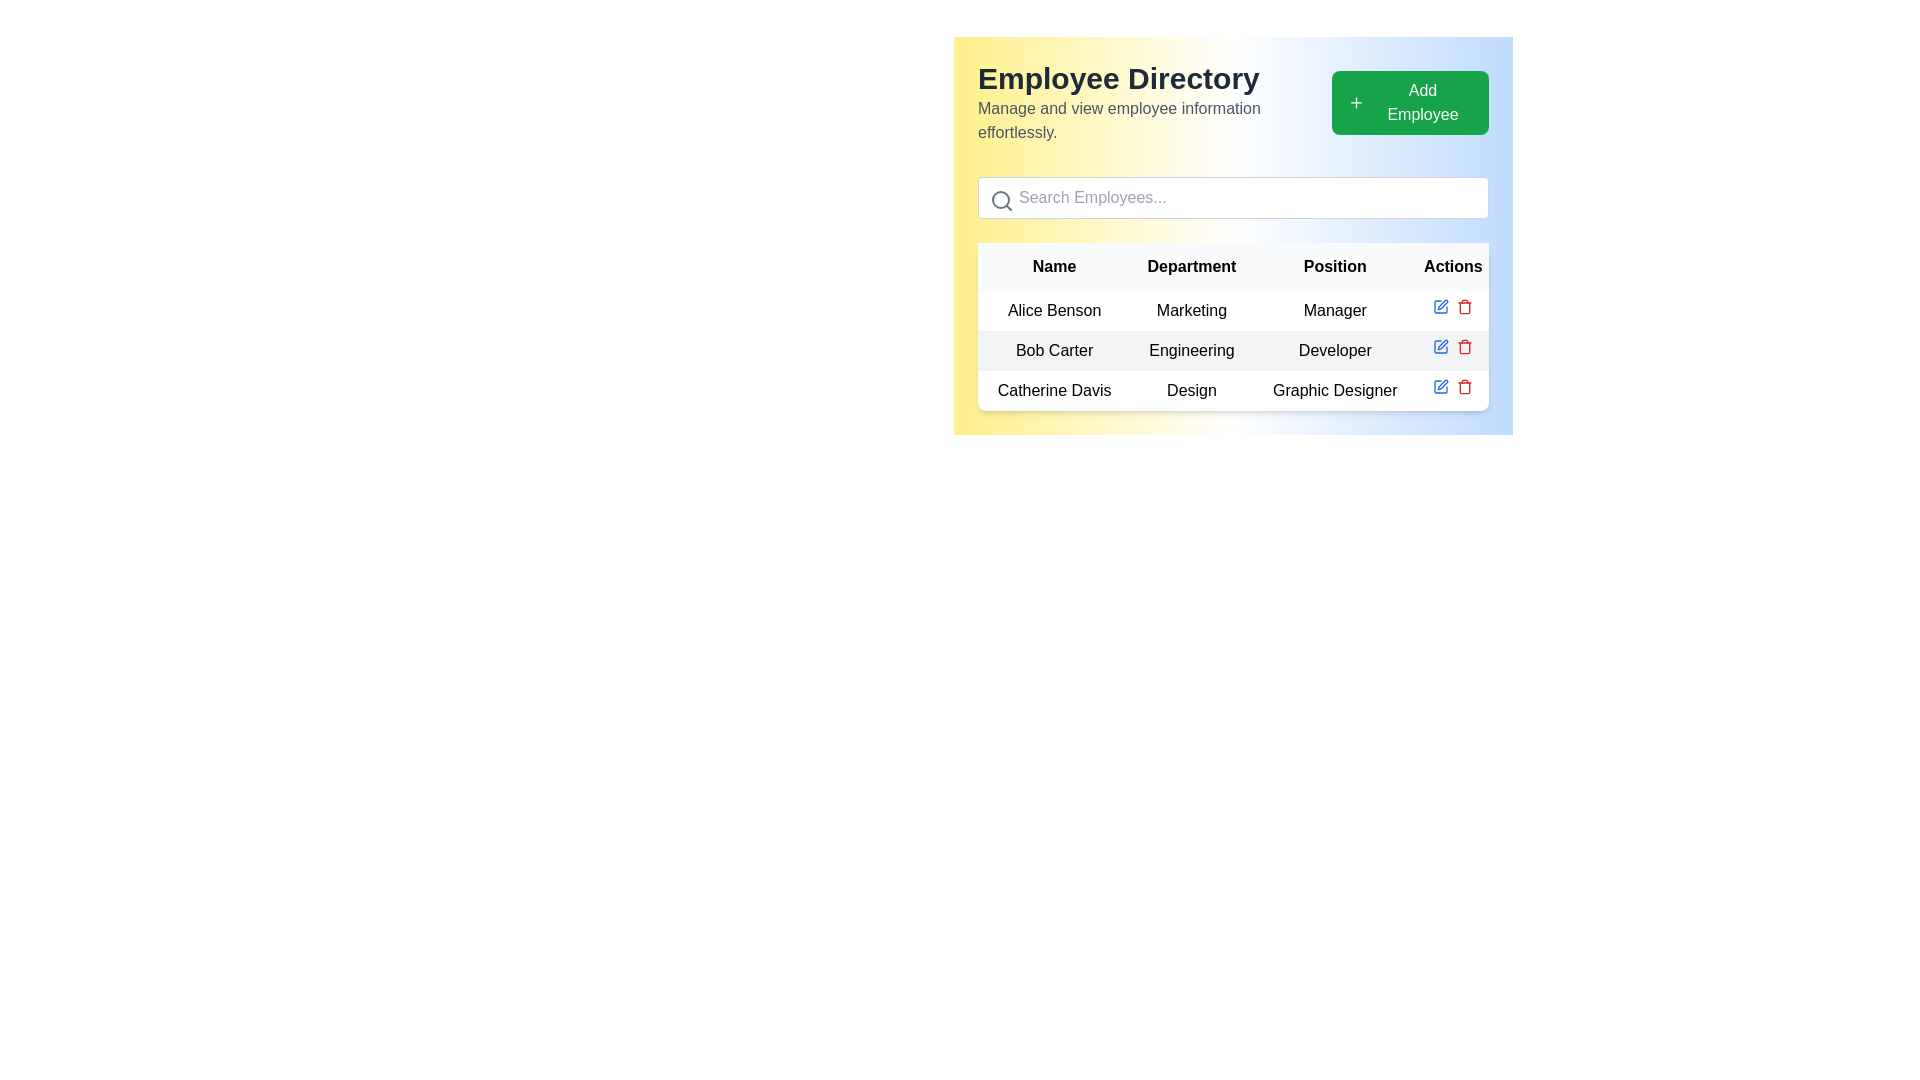 The width and height of the screenshot is (1920, 1080). What do you see at coordinates (1191, 350) in the screenshot?
I see `the text label indicating the department of the employee 'Bob Carter' in the employee directory table, which is located in the second row and horizontally centered in the 'Department' column` at bounding box center [1191, 350].